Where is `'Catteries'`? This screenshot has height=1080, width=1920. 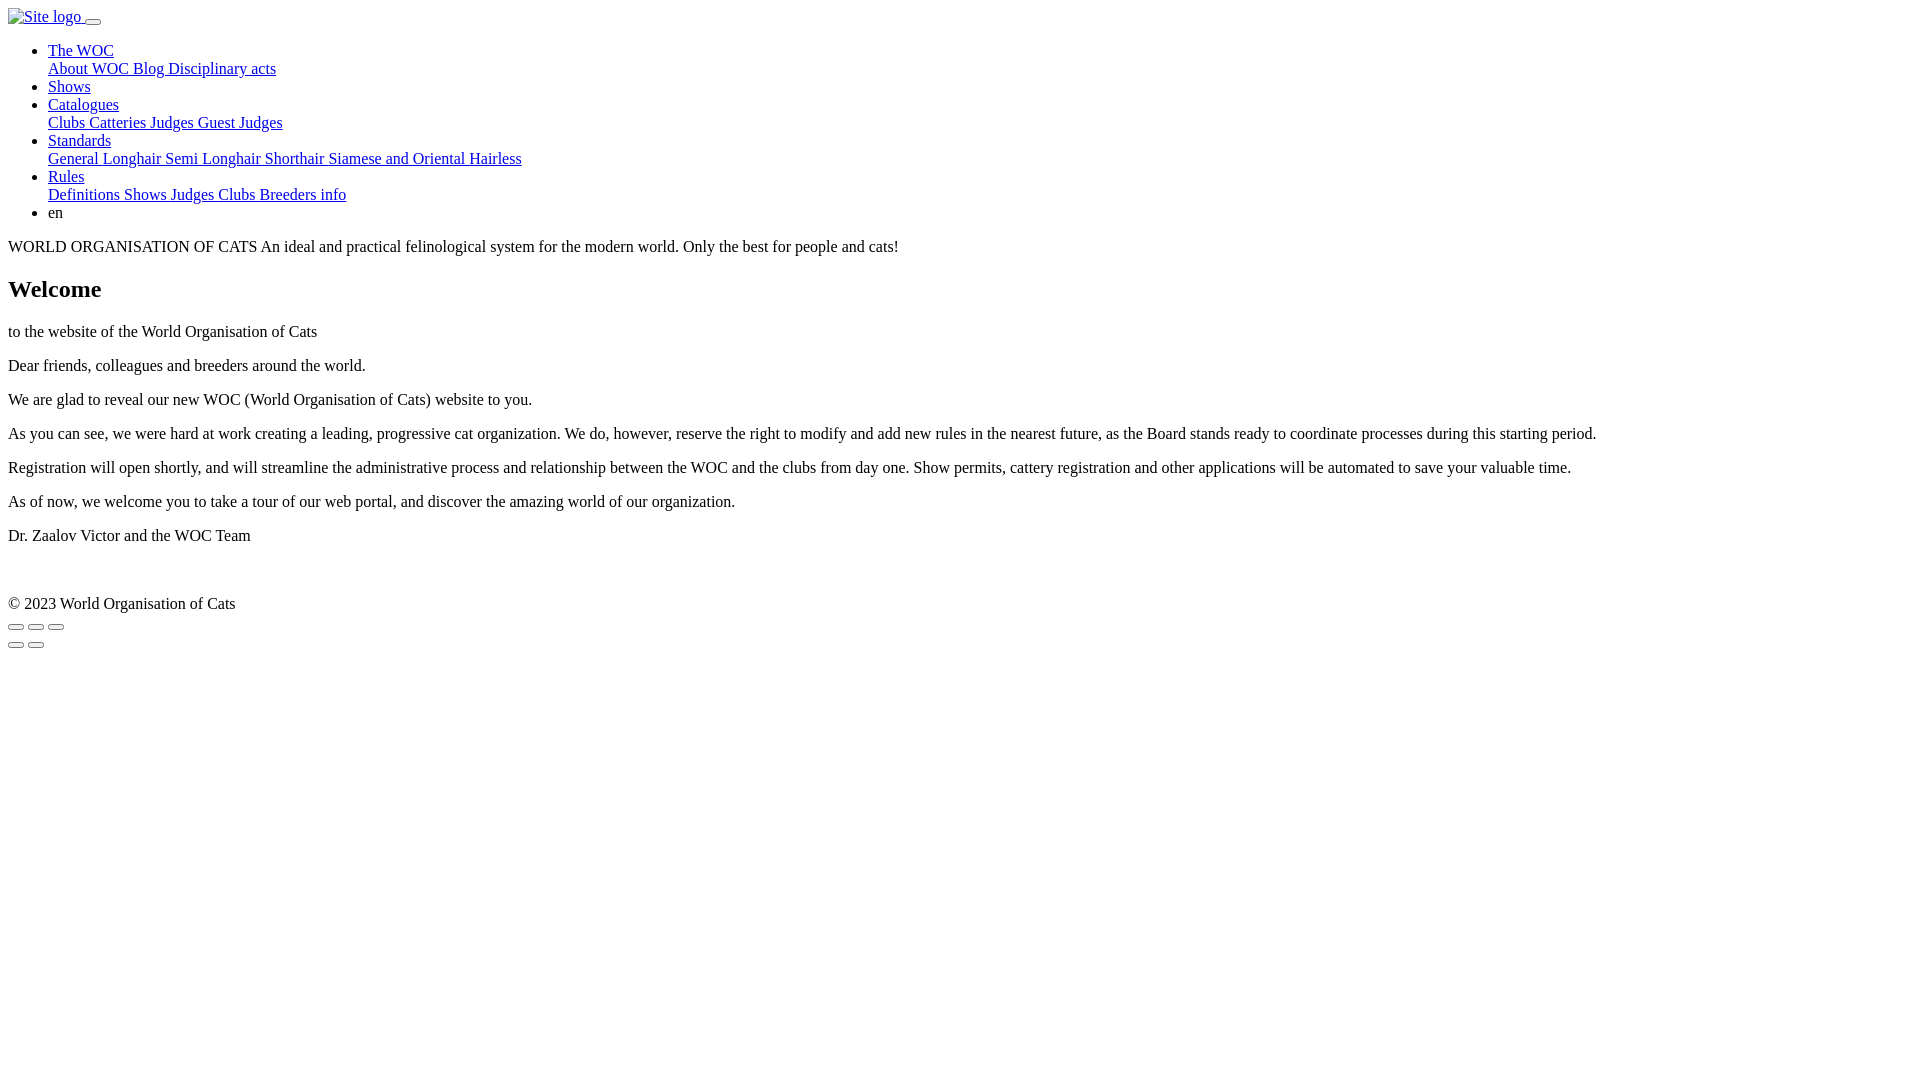
'Catteries' is located at coordinates (118, 122).